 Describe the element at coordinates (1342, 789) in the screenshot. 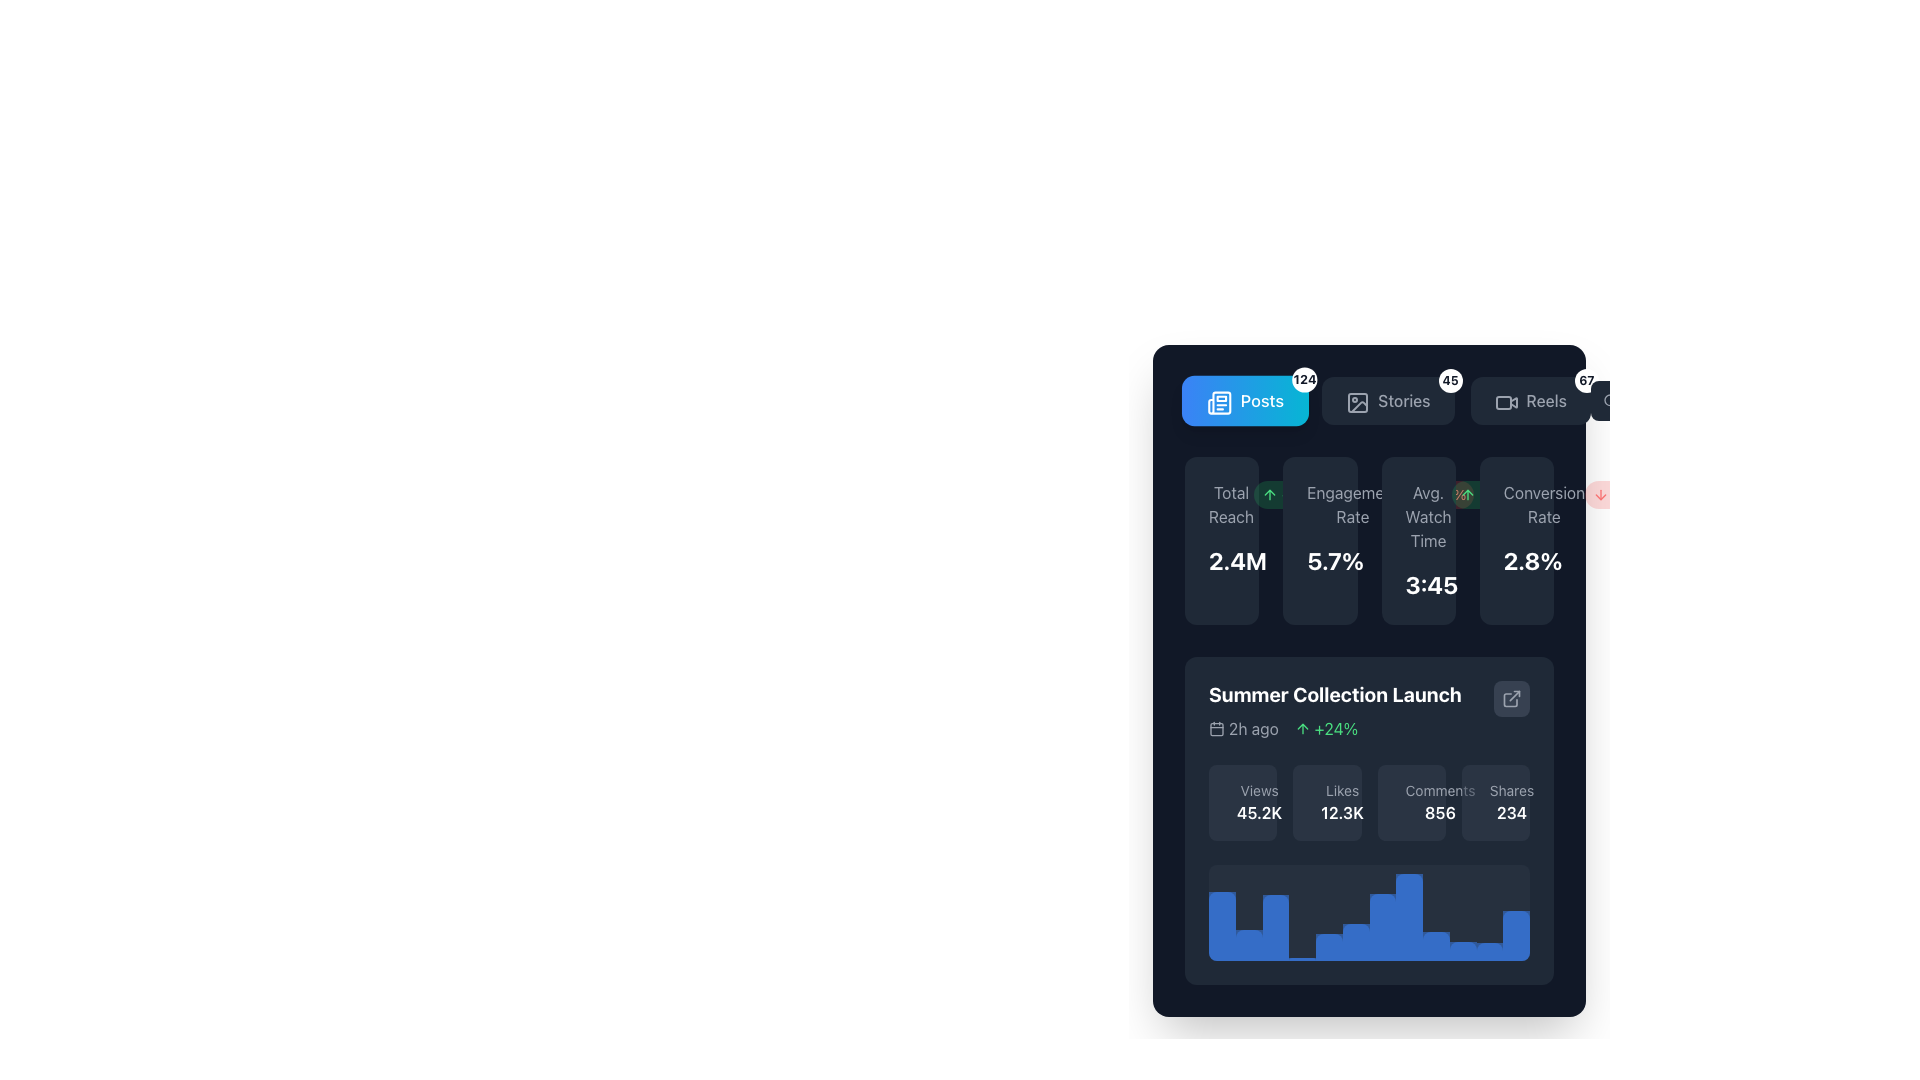

I see `the text label that reads 'Likes', which is displayed in light gray font against a dark background, positioned above the numeric value '12.3K' in a section titled 'Summer Collection Launch'` at that location.